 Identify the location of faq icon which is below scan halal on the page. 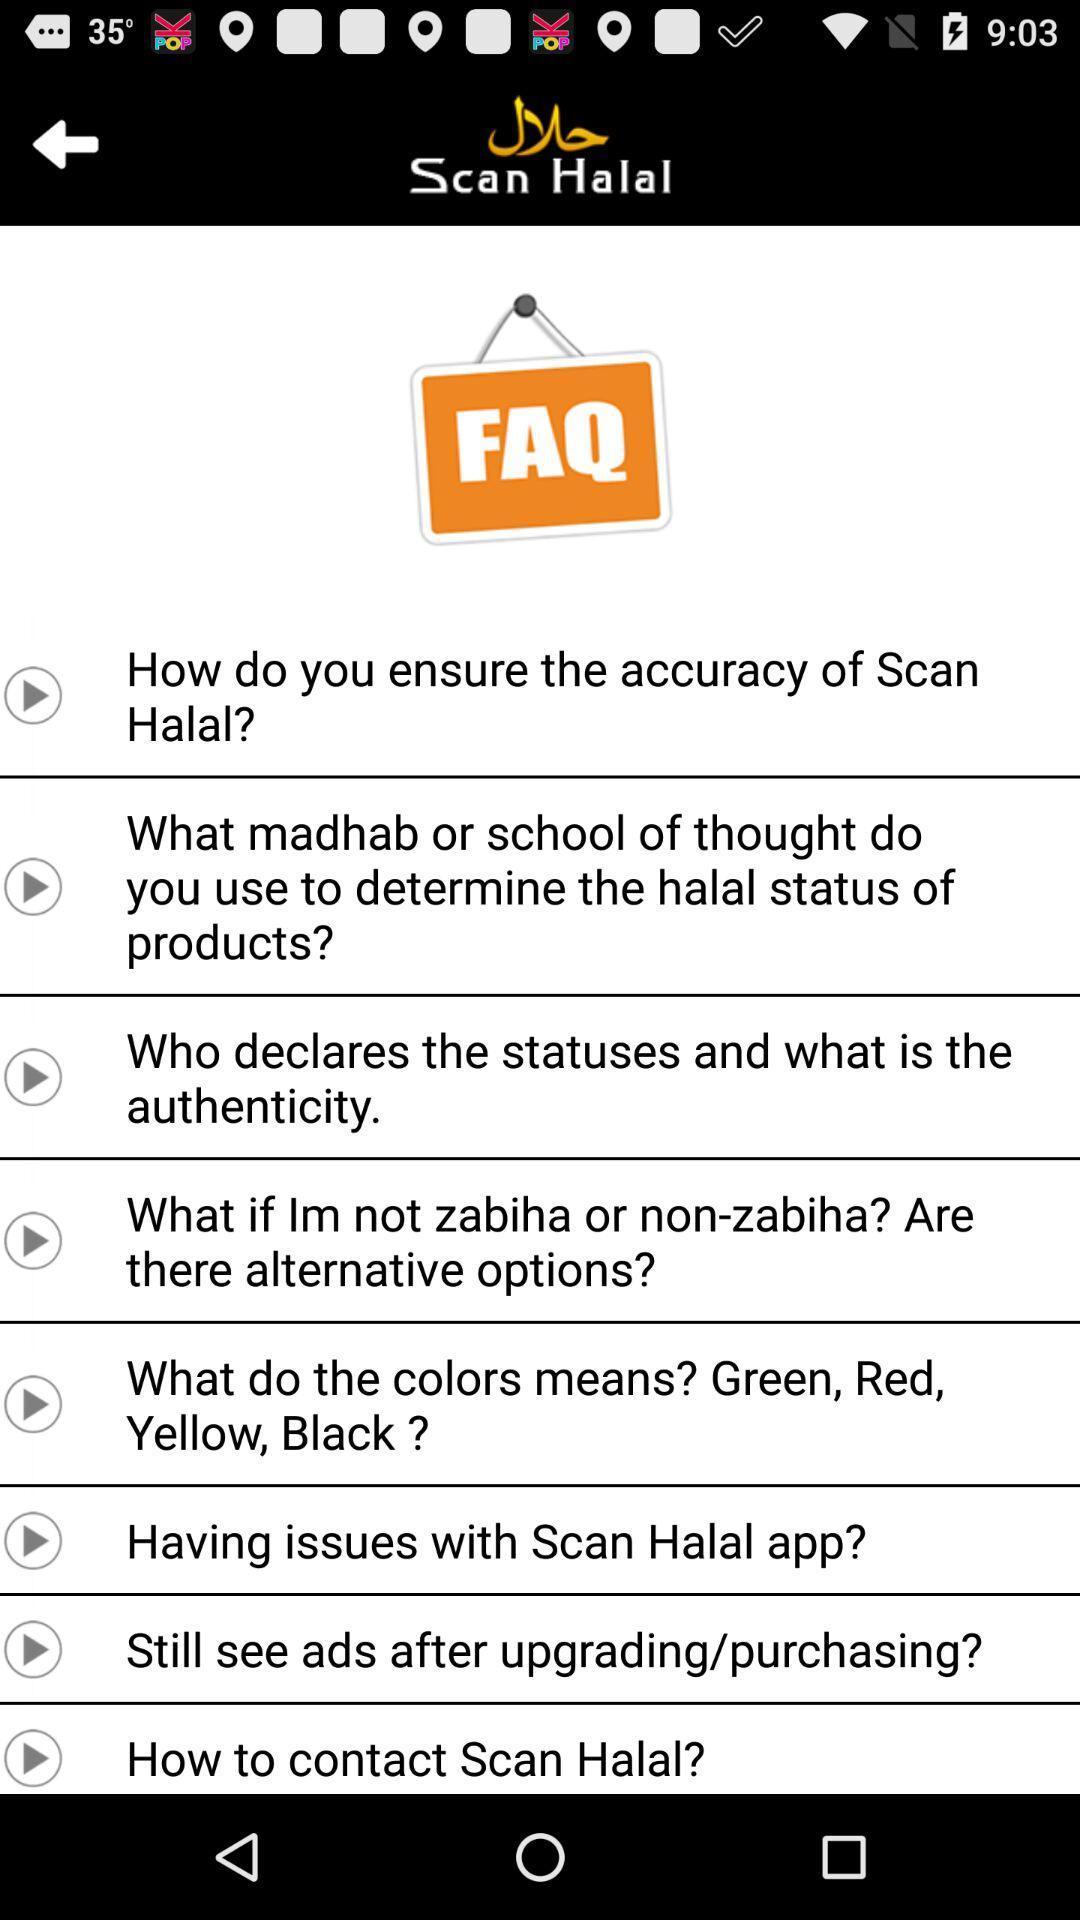
(540, 419).